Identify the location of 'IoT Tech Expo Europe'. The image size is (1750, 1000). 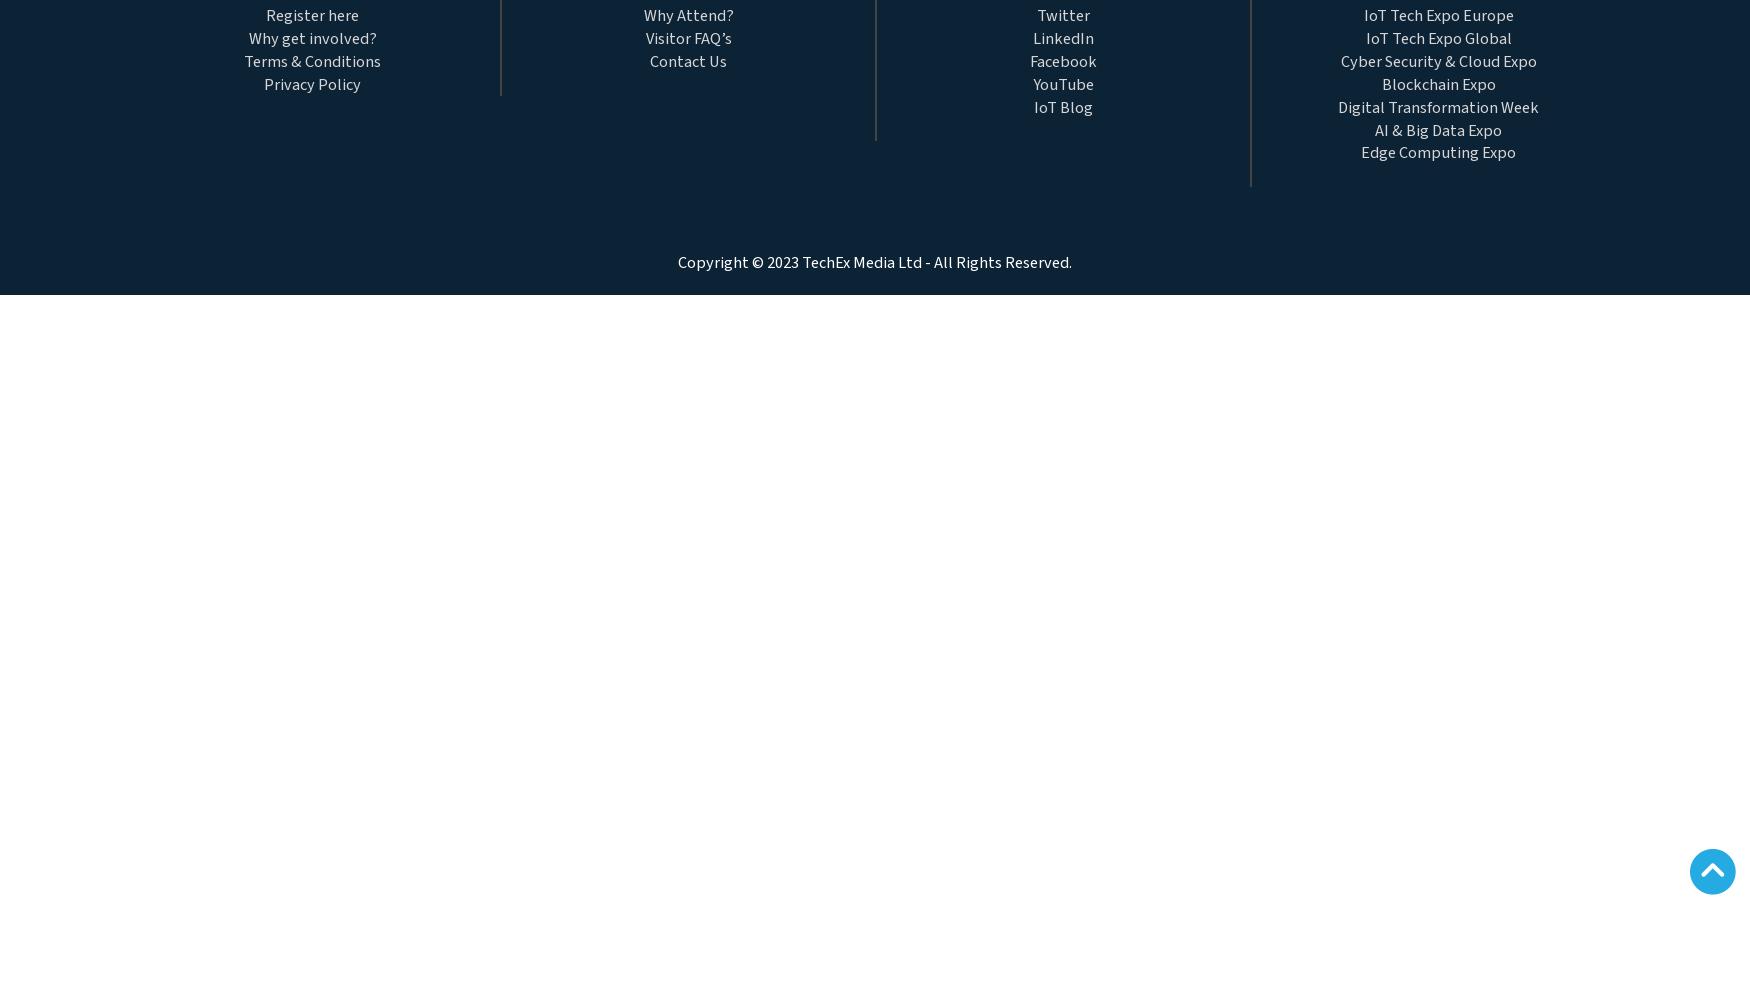
(1363, 16).